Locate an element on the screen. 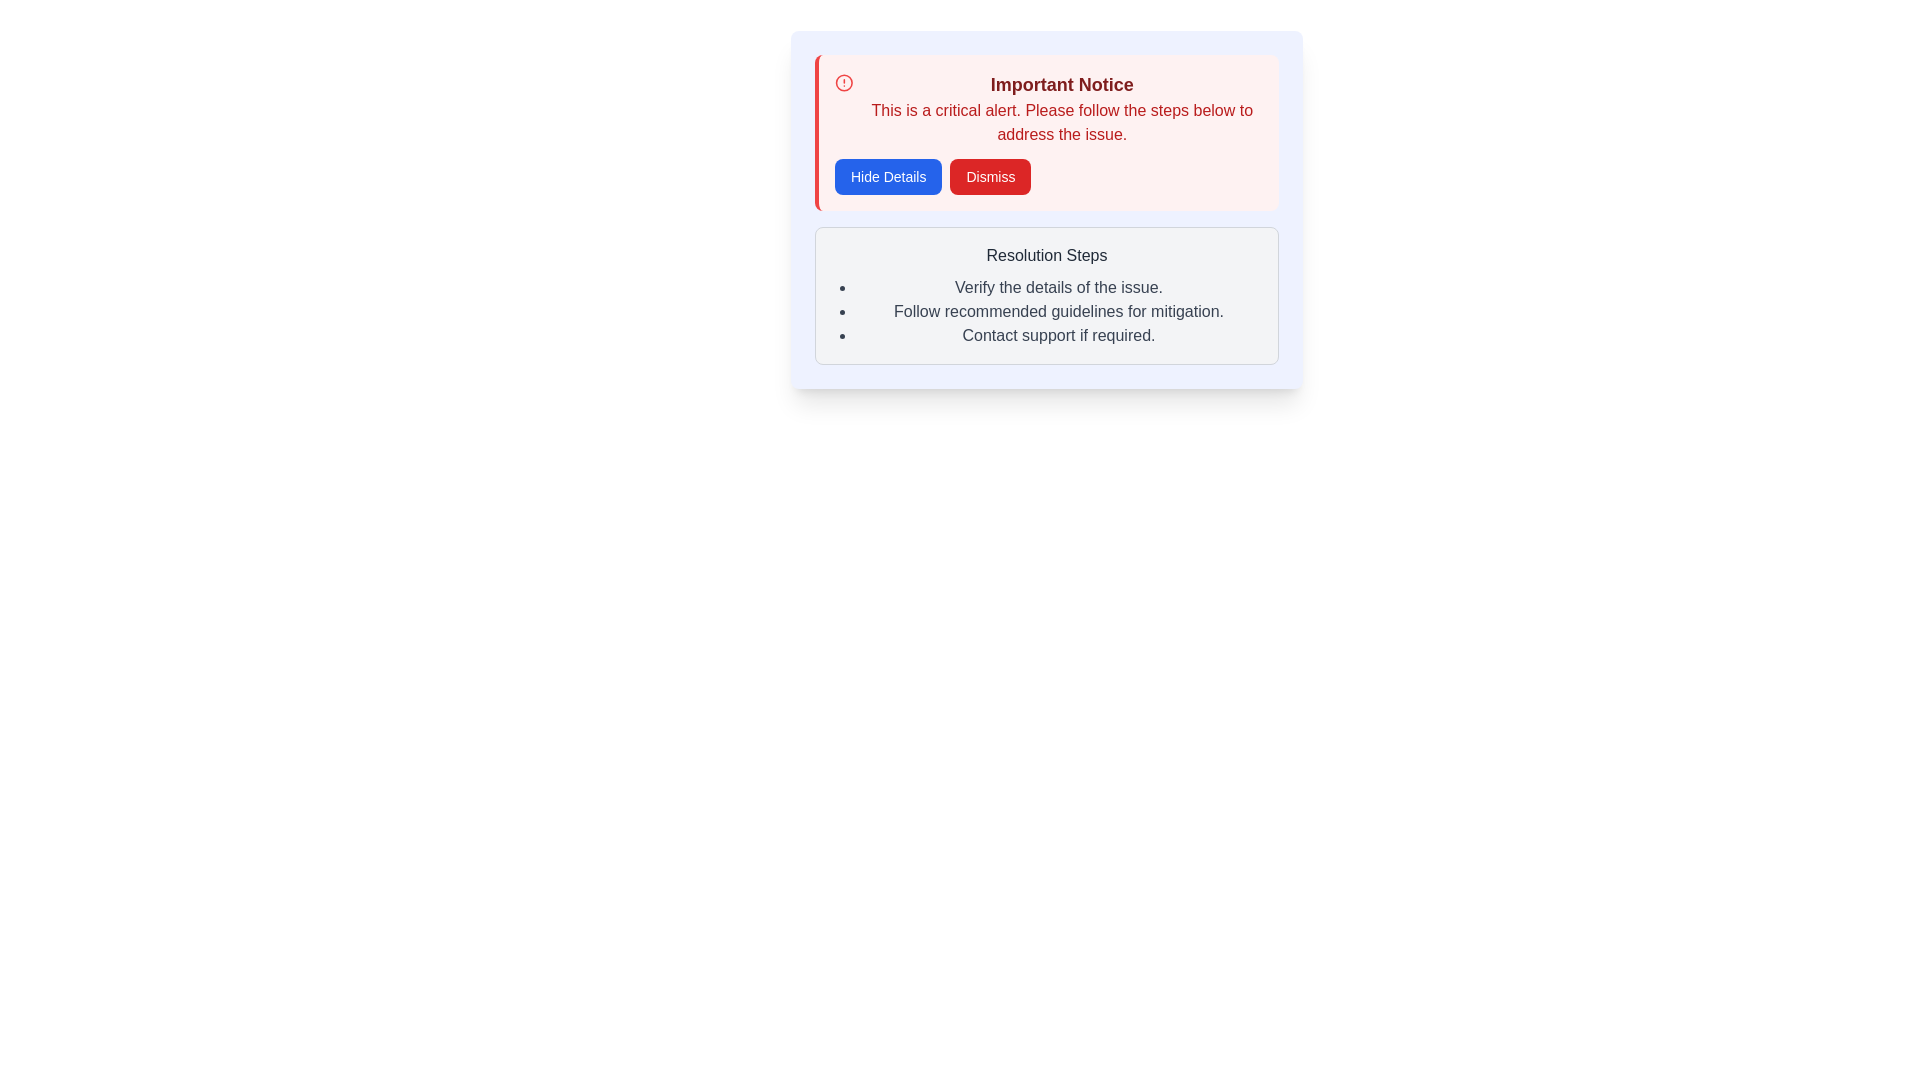 The width and height of the screenshot is (1920, 1080). the rectangular red button labeled 'Dismiss' is located at coordinates (990, 176).